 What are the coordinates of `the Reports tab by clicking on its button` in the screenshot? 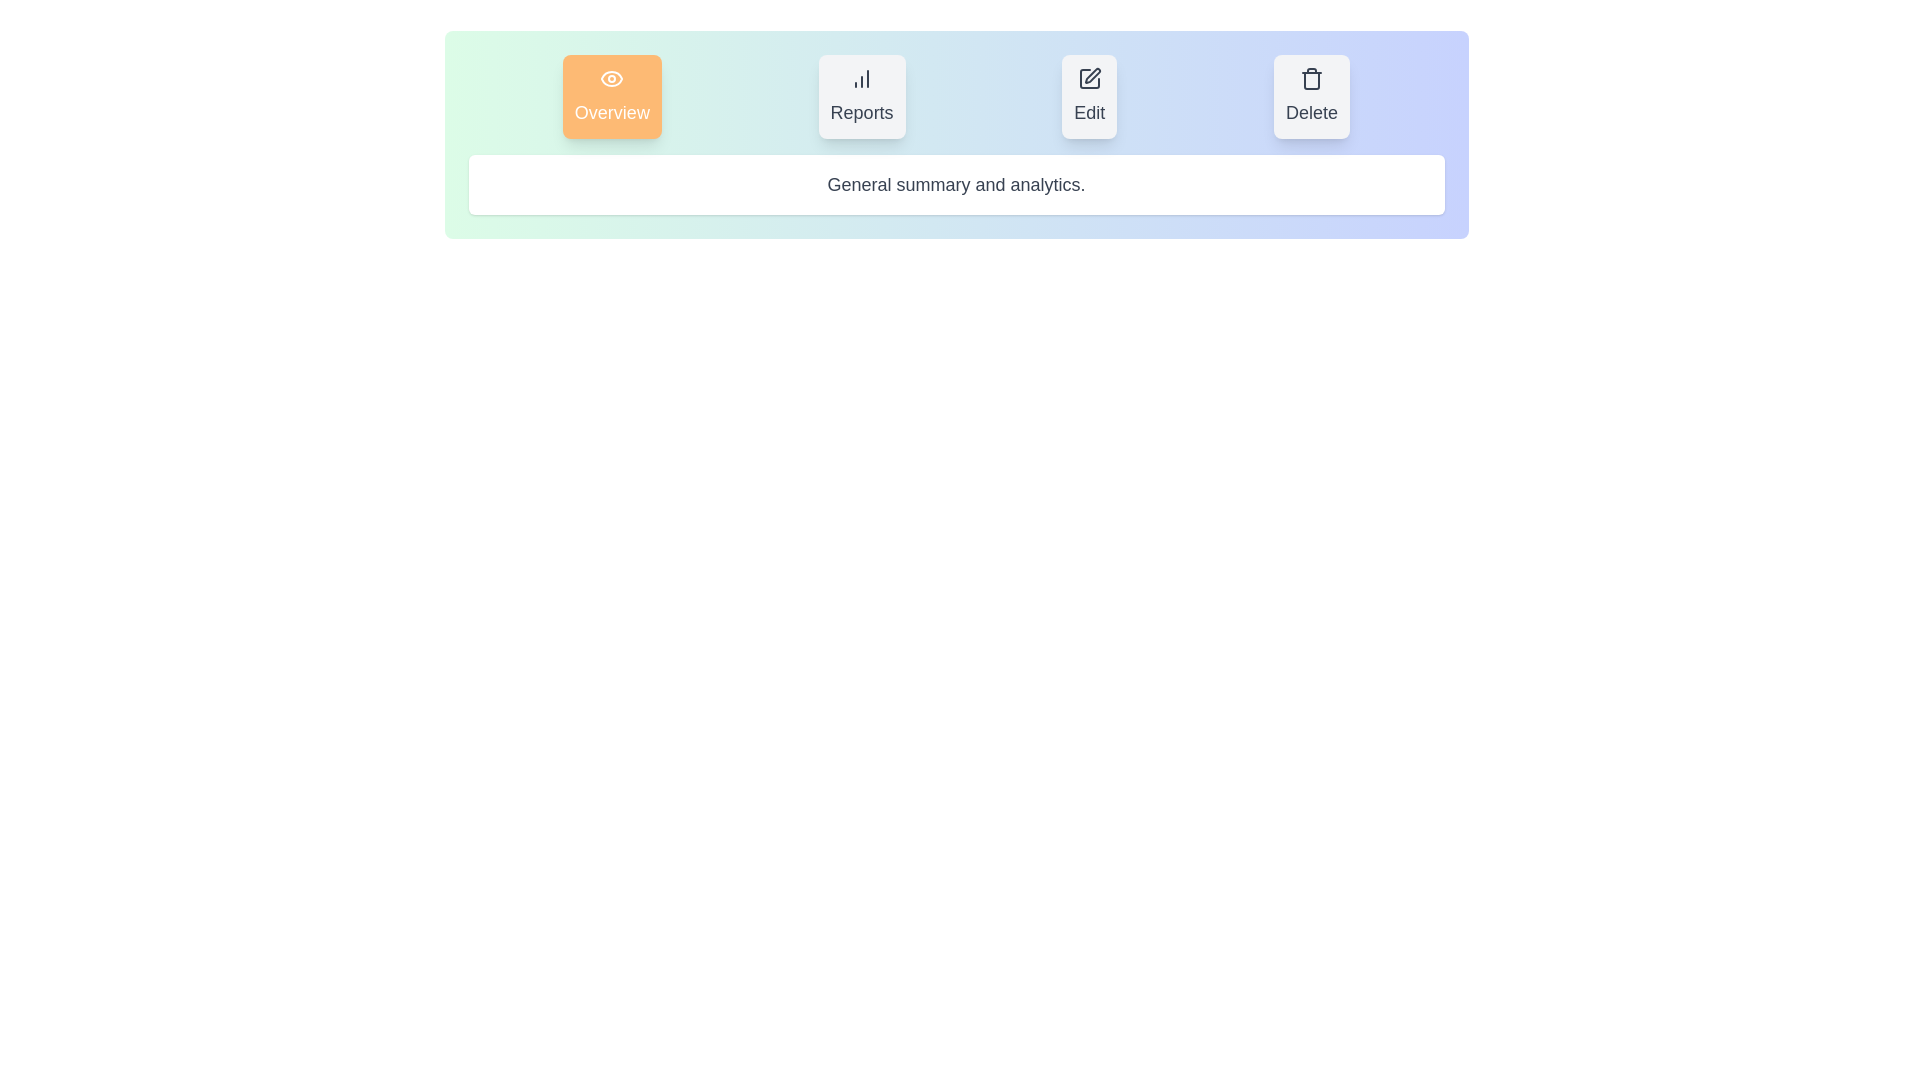 It's located at (862, 96).